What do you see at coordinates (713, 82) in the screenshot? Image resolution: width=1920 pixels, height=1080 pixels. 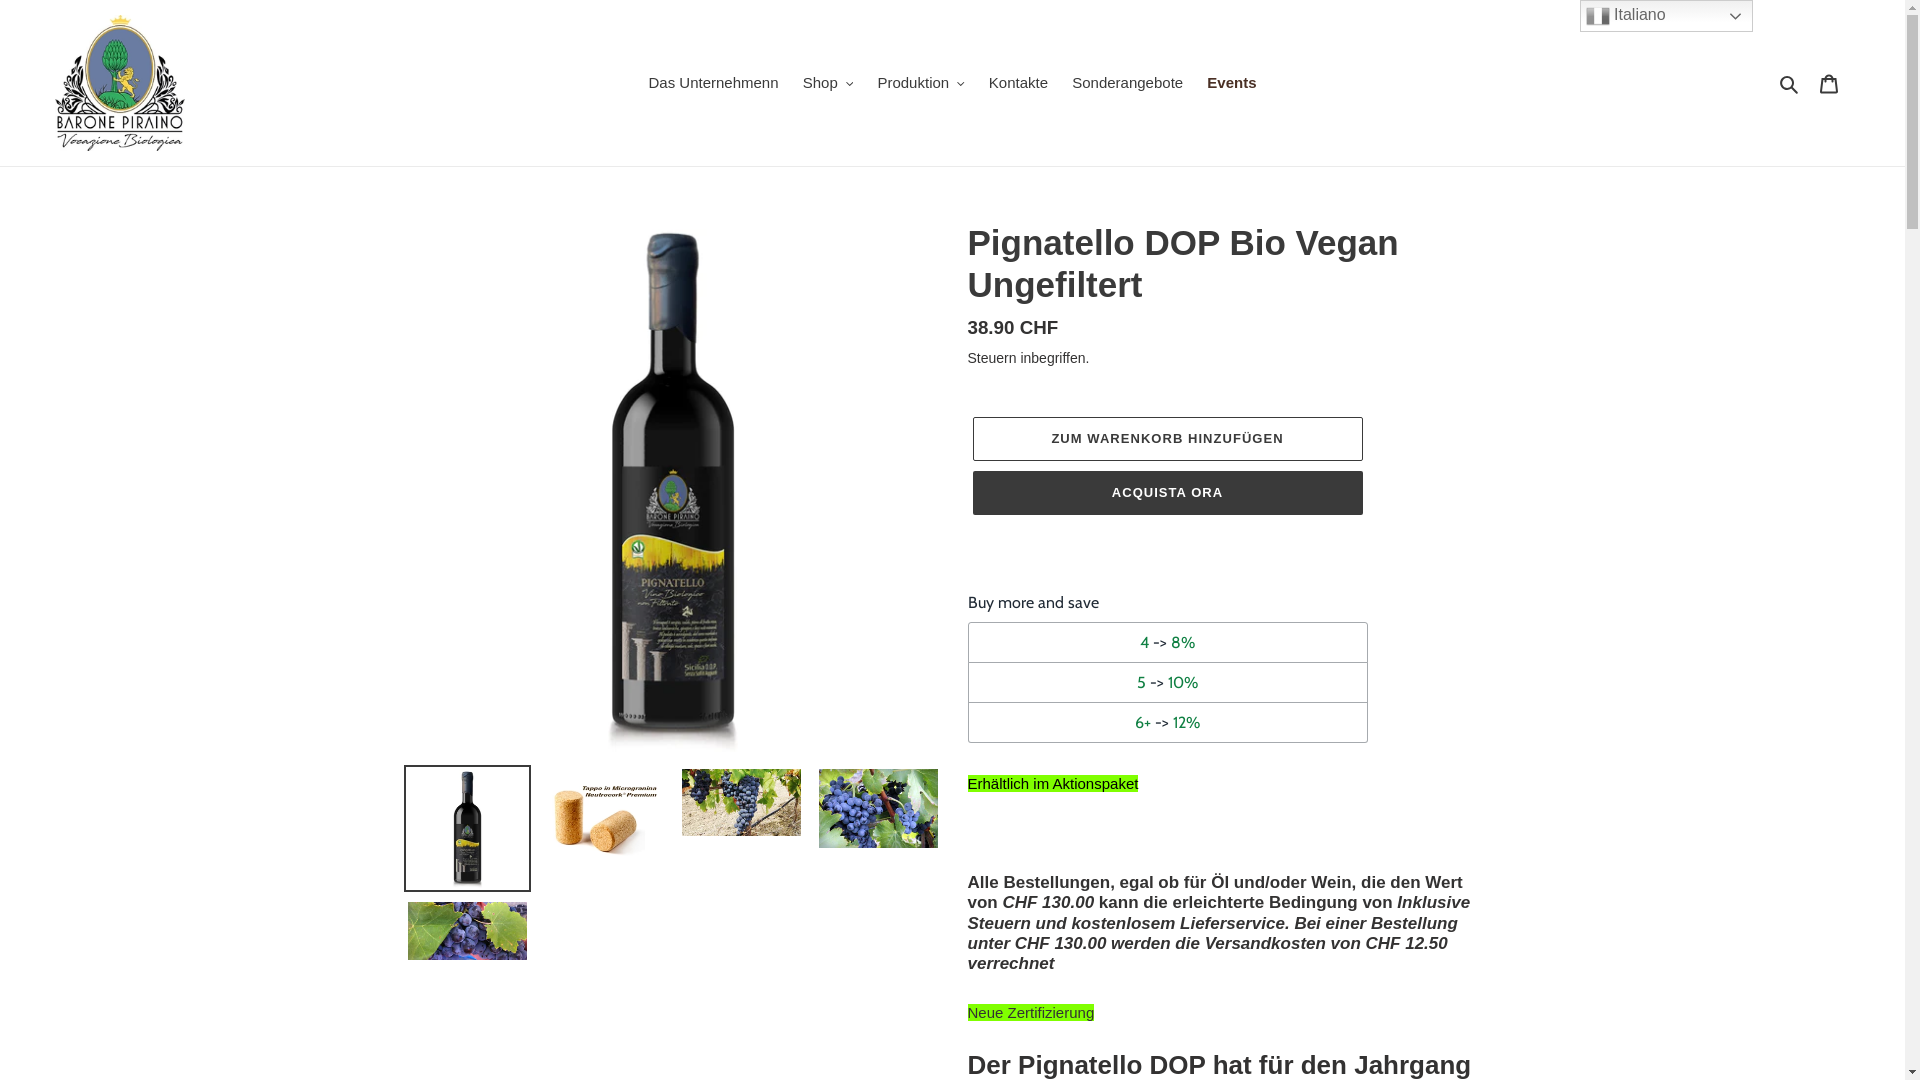 I see `'Das Unternehmenn'` at bounding box center [713, 82].